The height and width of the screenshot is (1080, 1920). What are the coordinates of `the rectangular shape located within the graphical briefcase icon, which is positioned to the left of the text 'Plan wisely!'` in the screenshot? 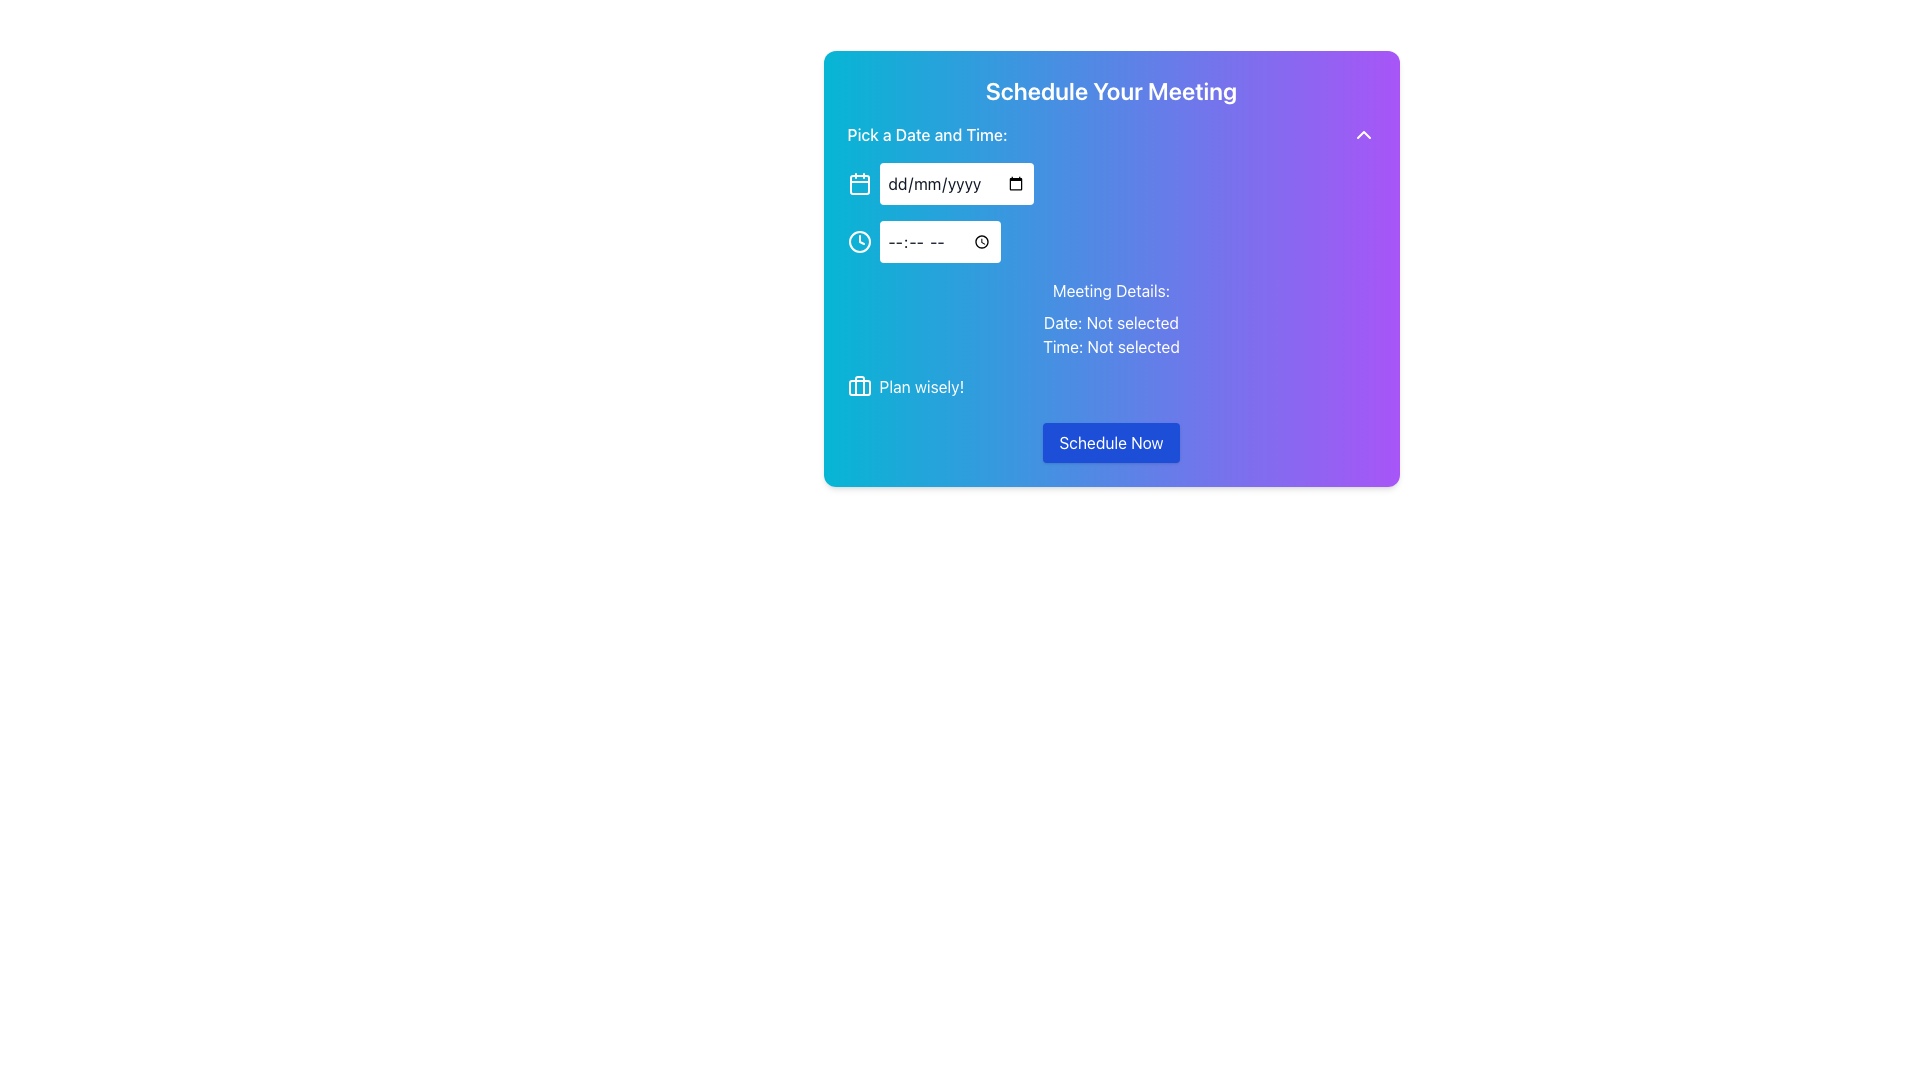 It's located at (859, 388).